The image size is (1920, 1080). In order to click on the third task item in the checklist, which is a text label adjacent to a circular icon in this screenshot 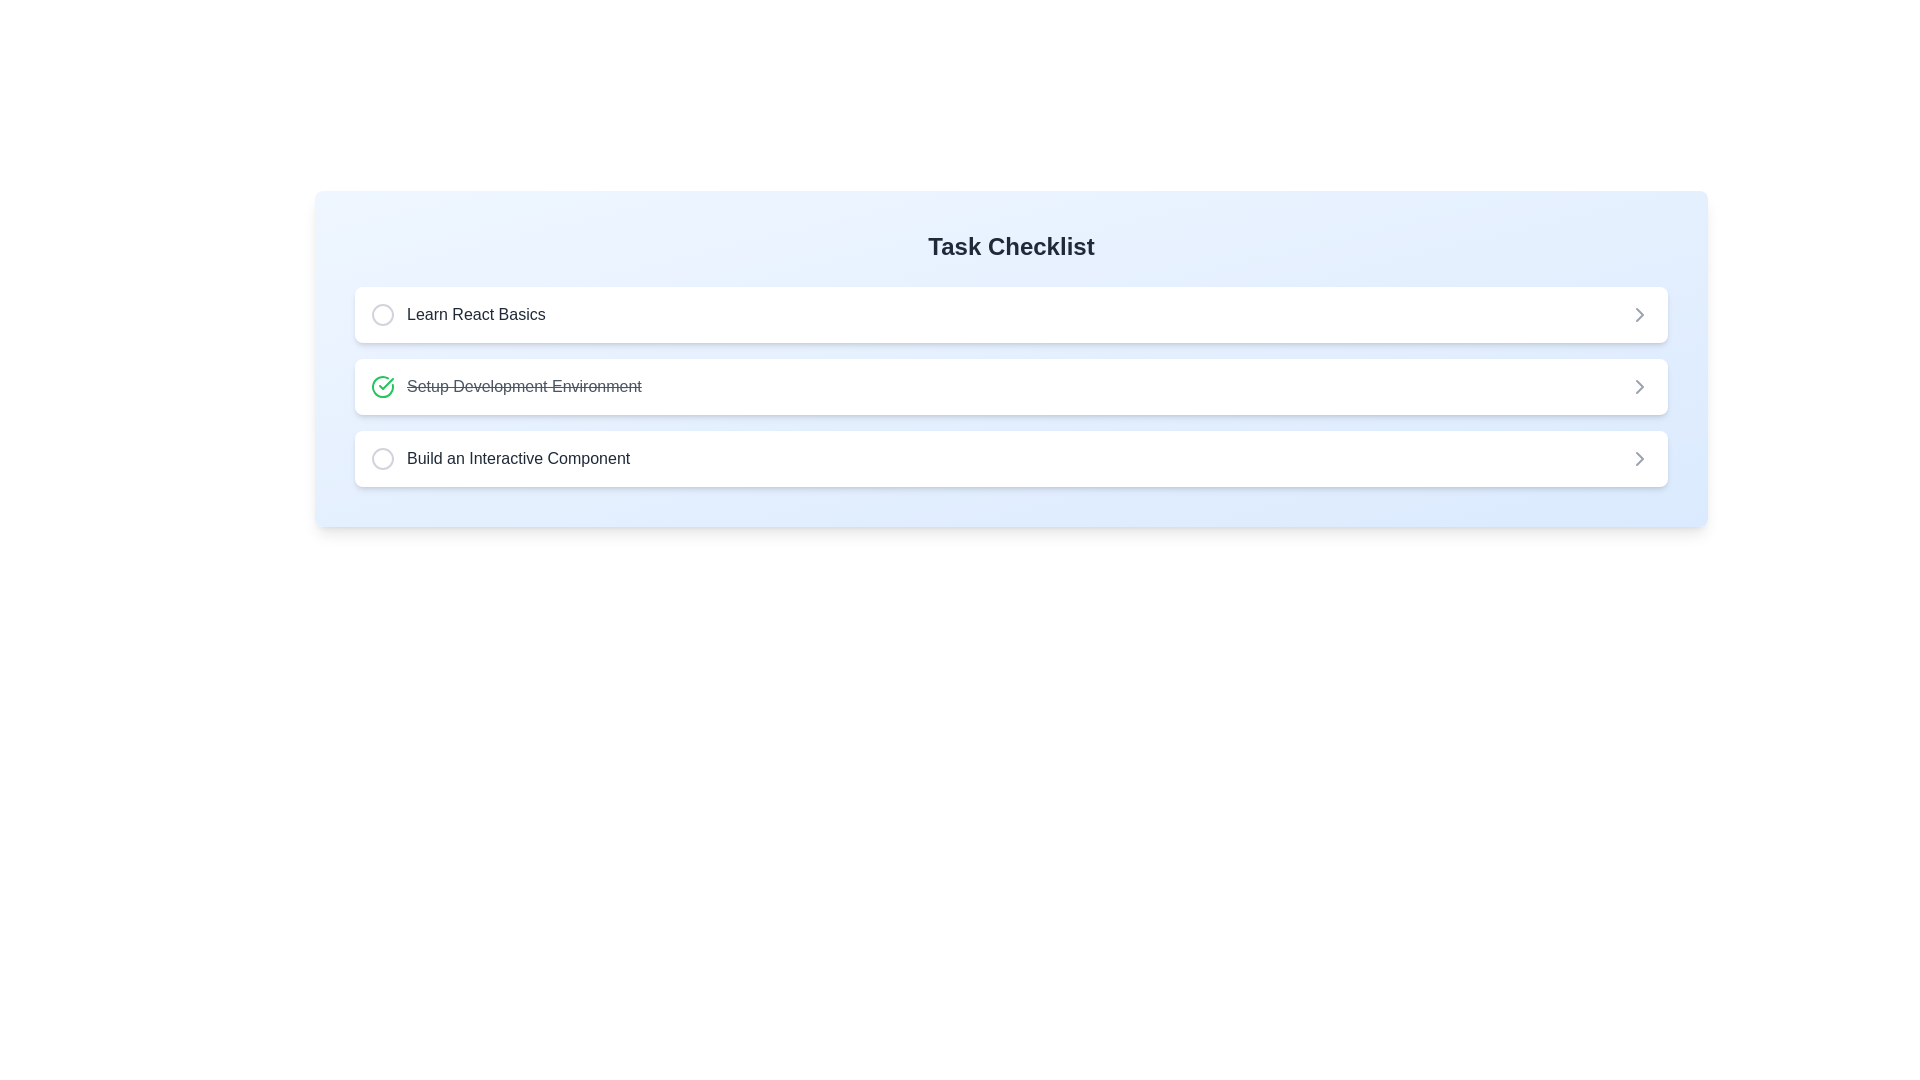, I will do `click(500, 459)`.